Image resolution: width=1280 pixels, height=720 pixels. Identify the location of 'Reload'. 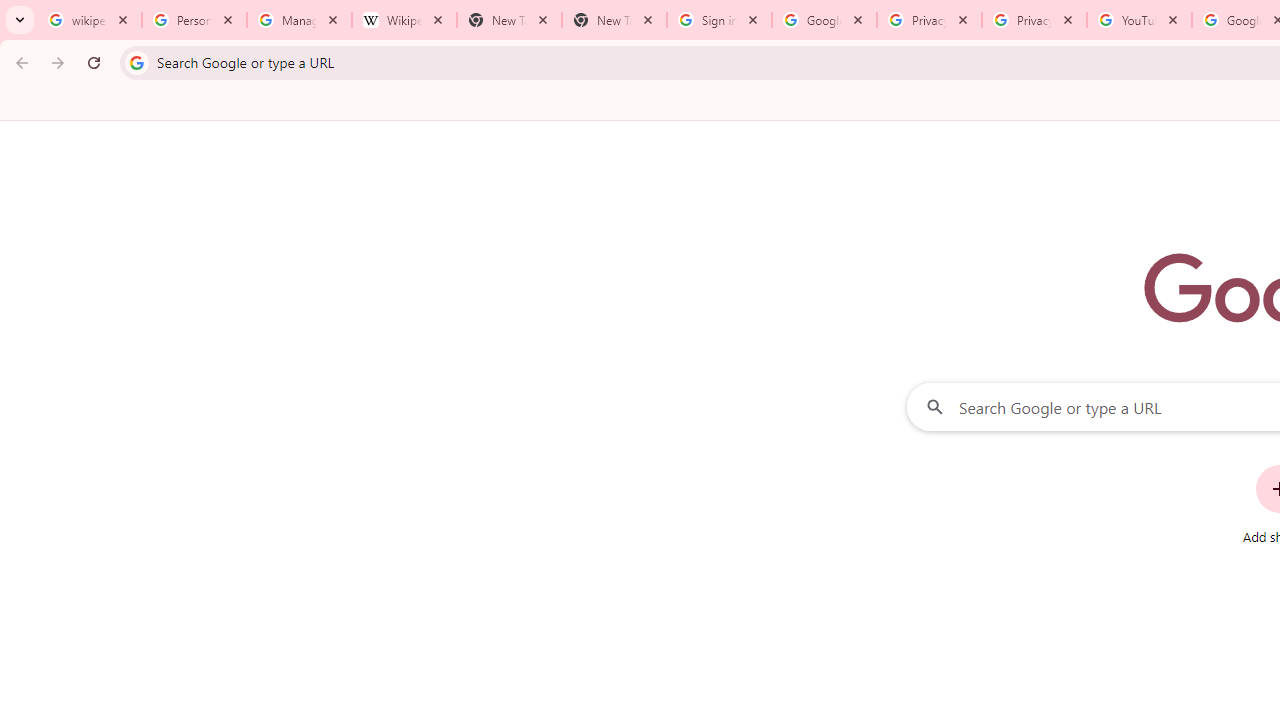
(93, 61).